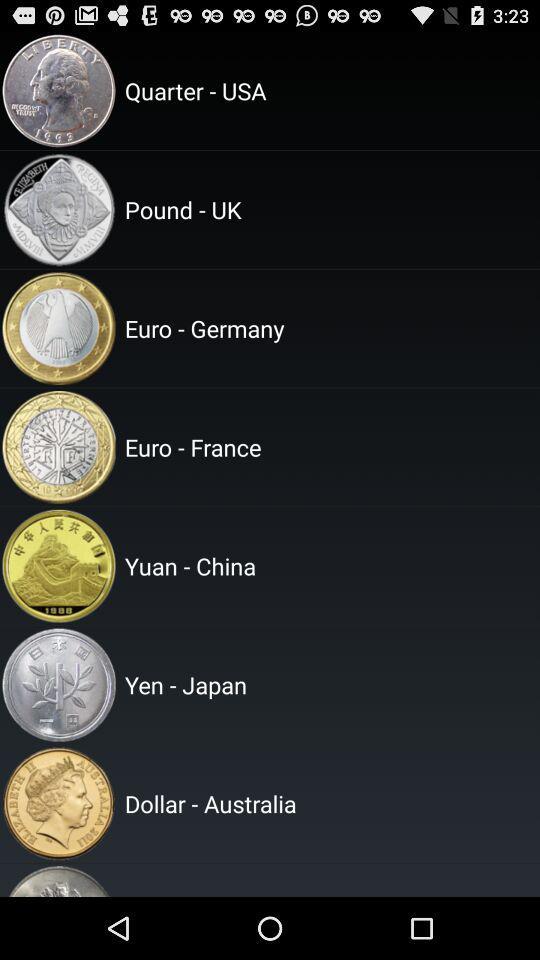  I want to click on quarter - usa item, so click(329, 90).